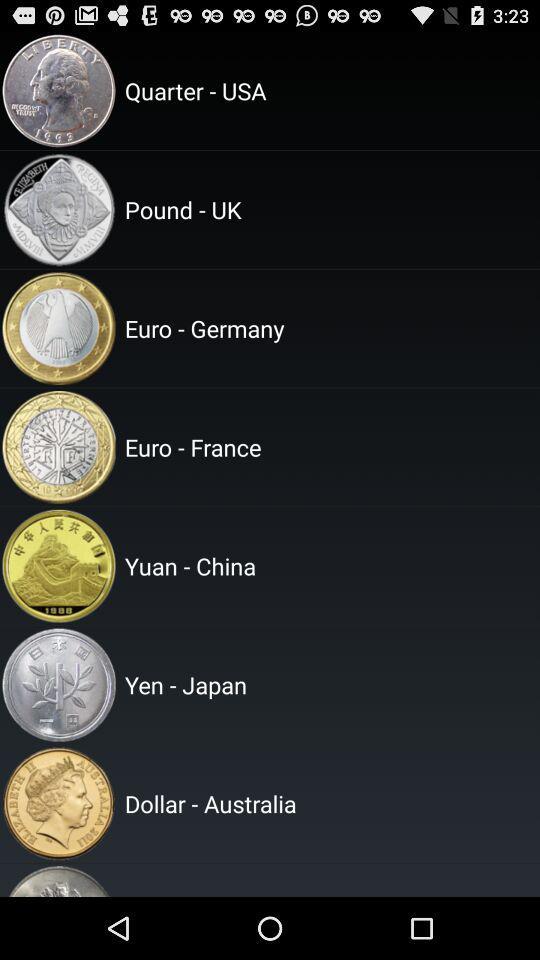  I want to click on quarter - usa item, so click(329, 90).